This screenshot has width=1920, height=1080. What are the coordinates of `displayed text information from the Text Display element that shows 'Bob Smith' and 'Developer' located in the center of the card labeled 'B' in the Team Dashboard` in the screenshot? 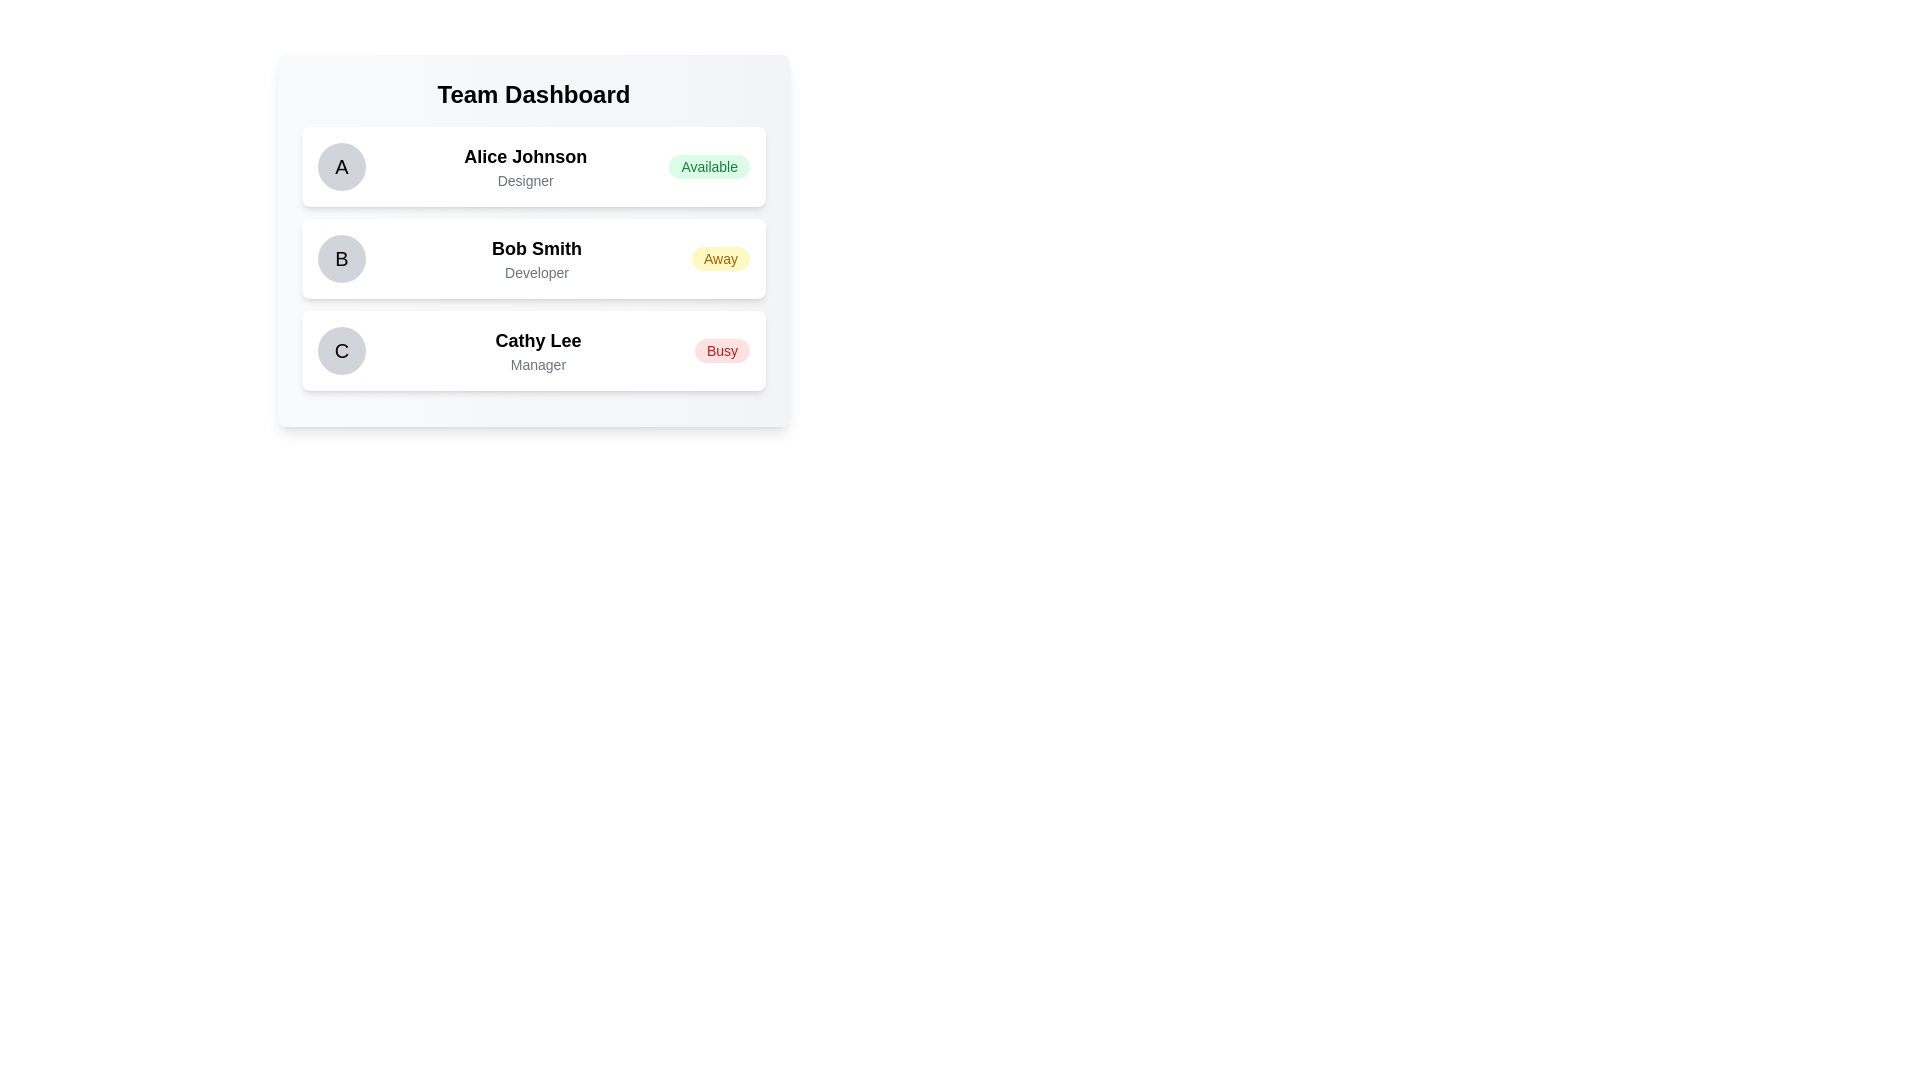 It's located at (537, 257).